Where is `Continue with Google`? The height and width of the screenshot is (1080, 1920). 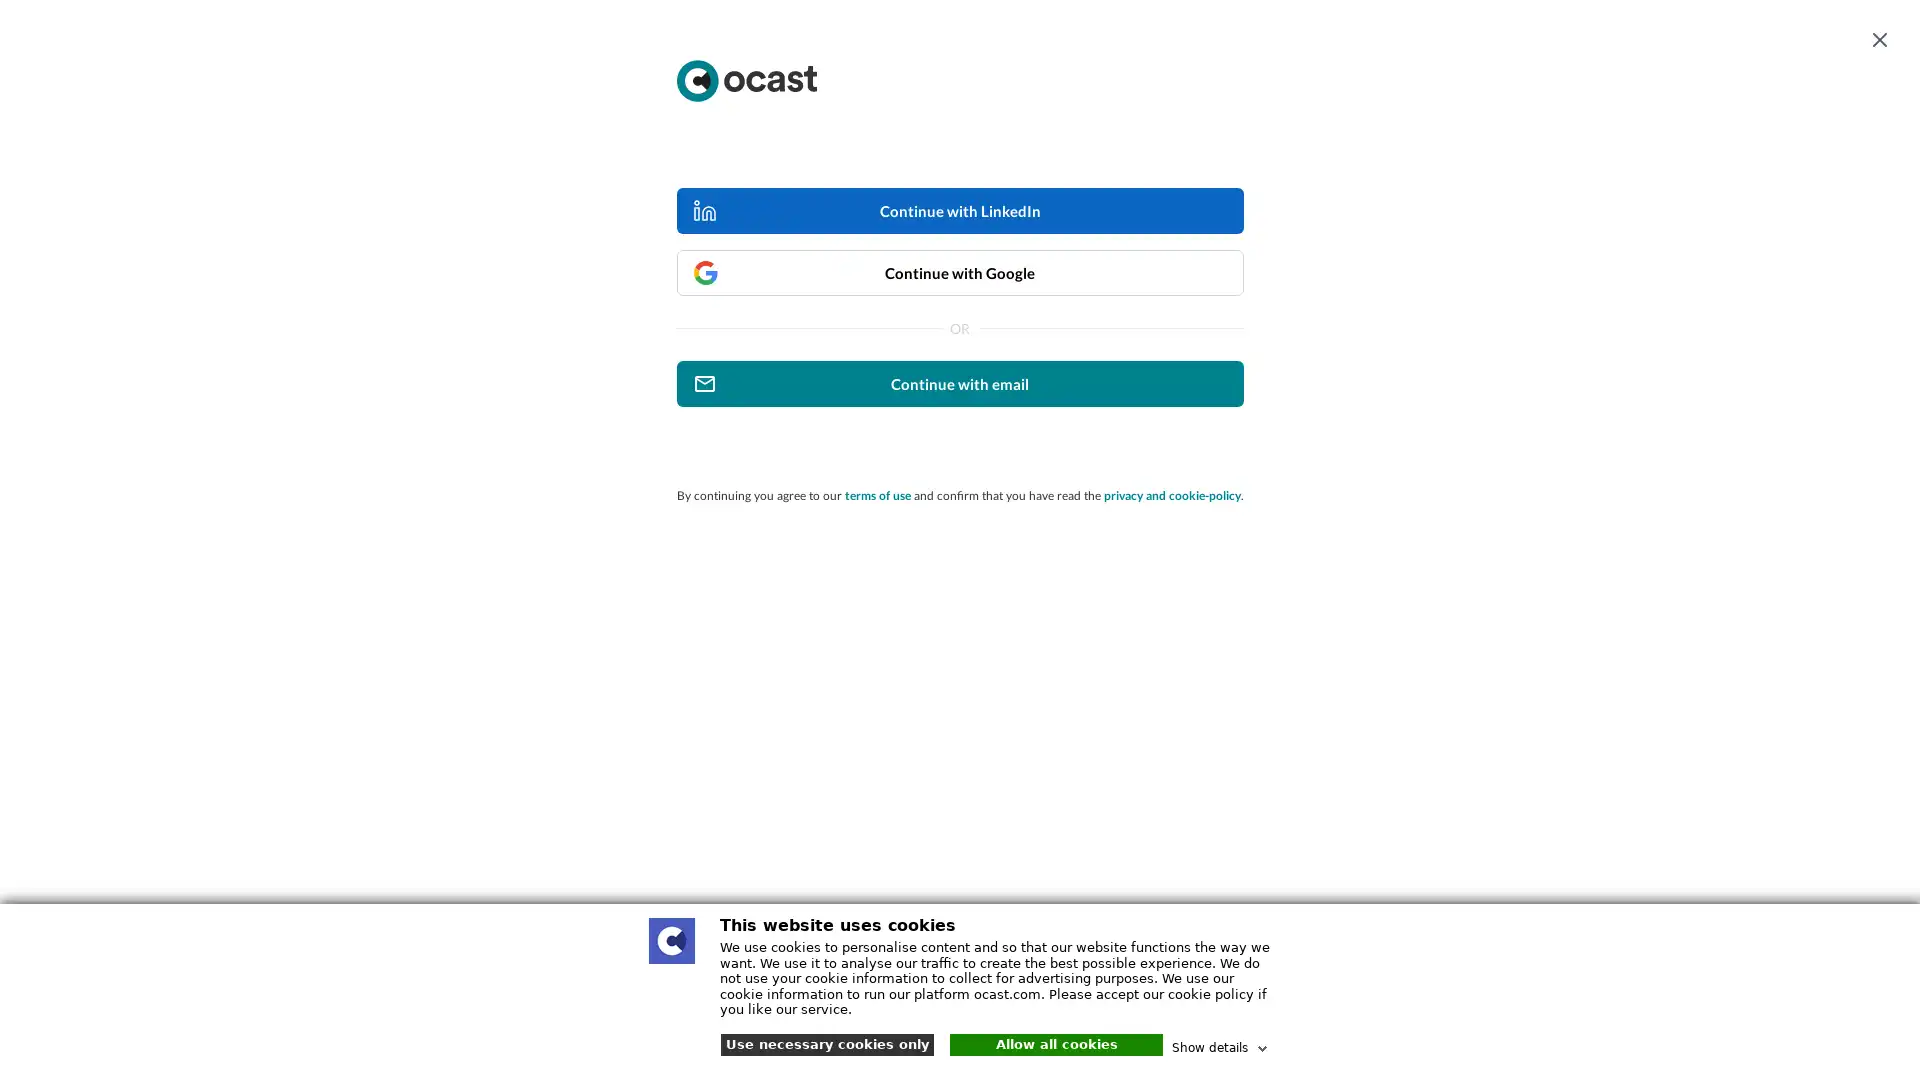
Continue with Google is located at coordinates (958, 273).